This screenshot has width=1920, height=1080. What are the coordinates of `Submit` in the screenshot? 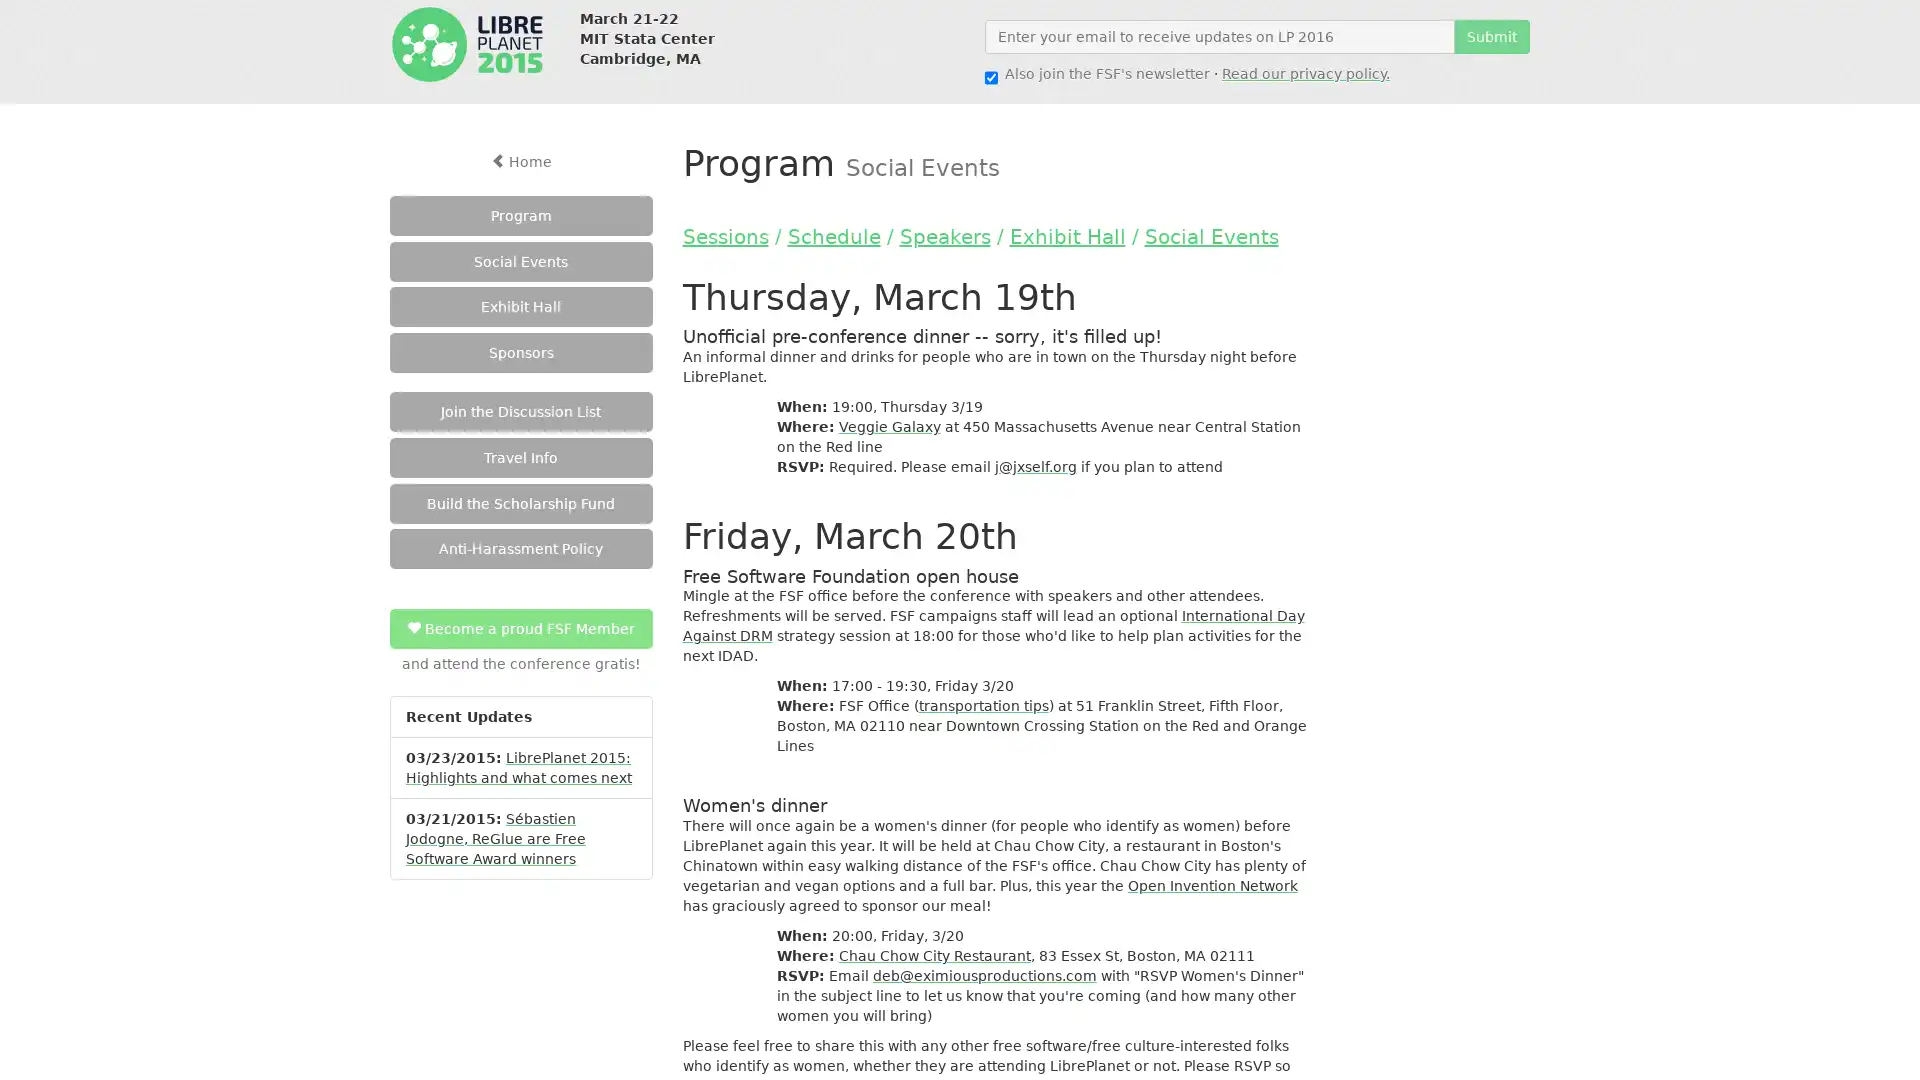 It's located at (1492, 37).